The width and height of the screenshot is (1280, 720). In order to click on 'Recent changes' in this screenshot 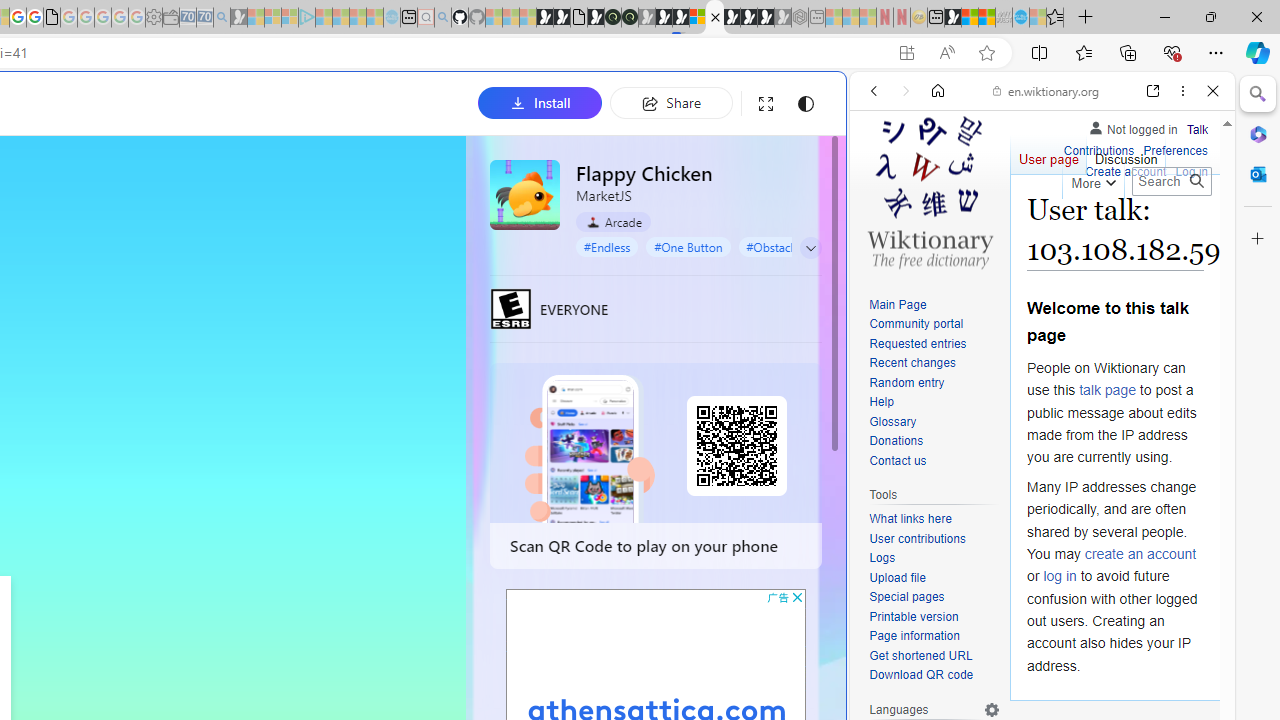, I will do `click(911, 363)`.